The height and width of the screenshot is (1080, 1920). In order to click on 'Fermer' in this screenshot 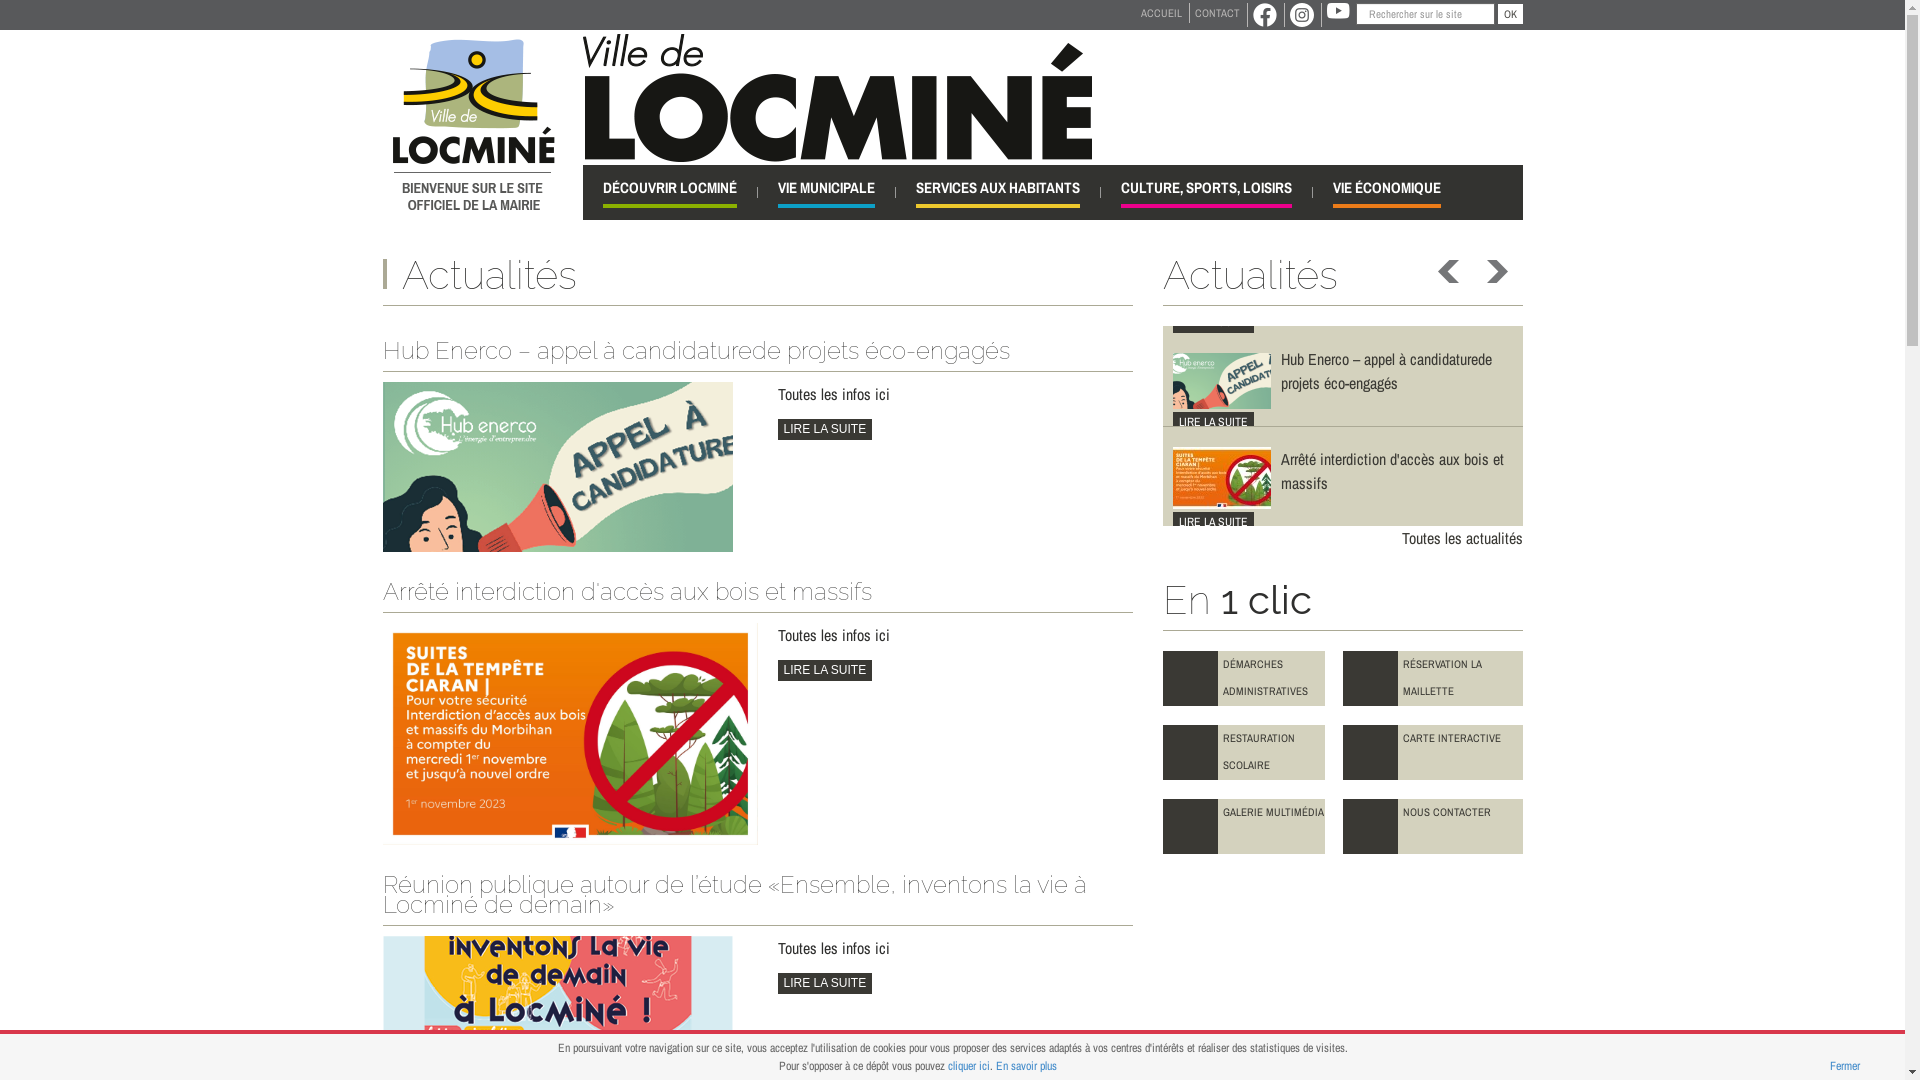, I will do `click(1843, 1064)`.